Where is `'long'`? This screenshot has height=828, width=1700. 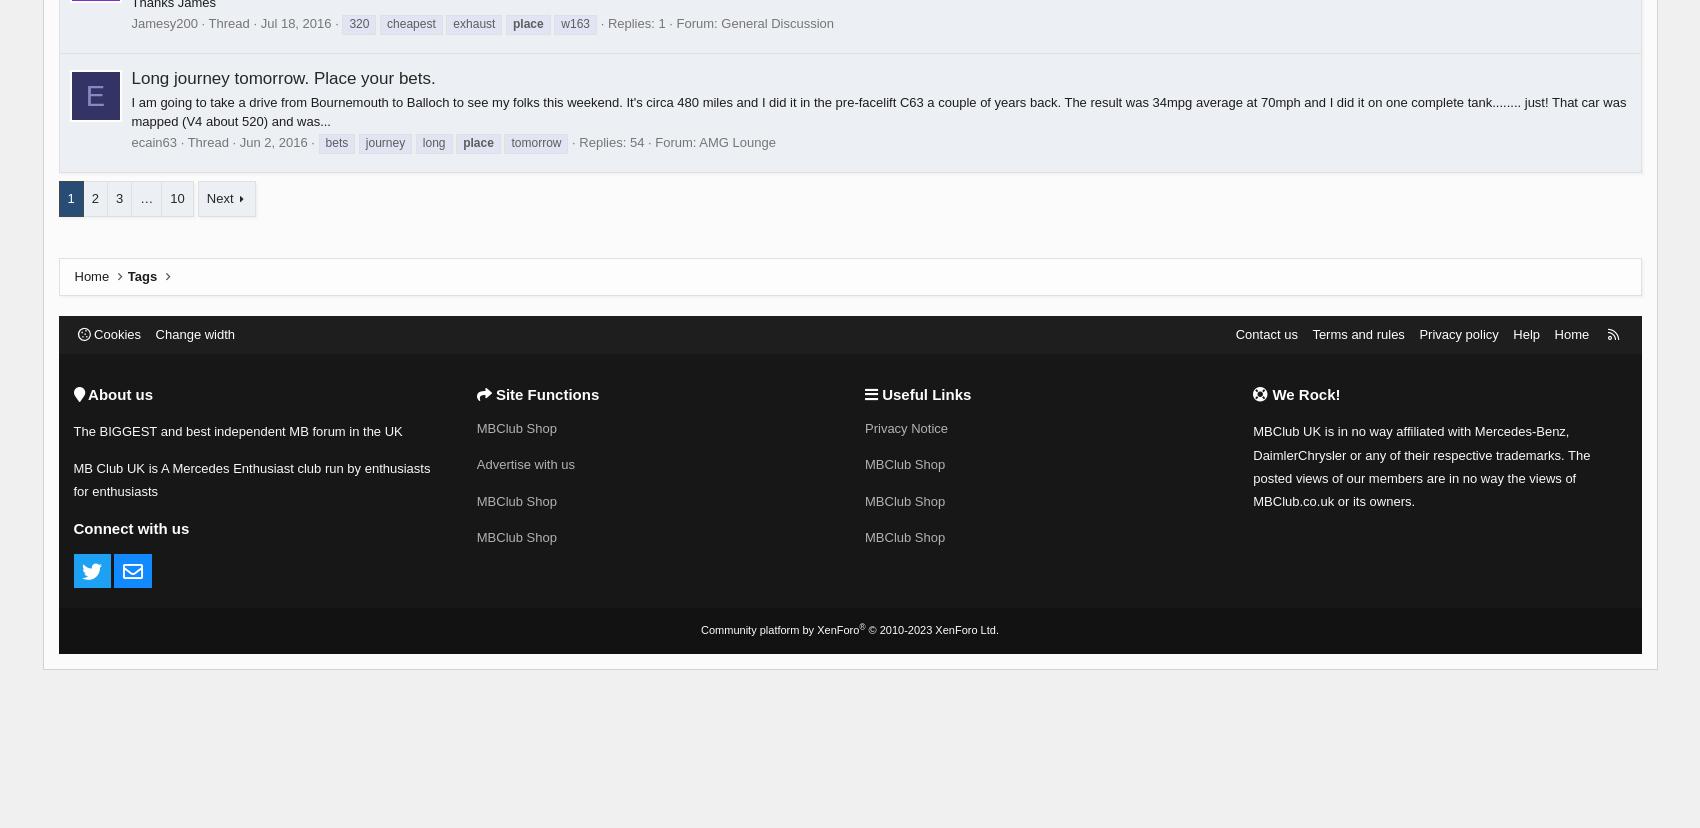 'long' is located at coordinates (433, 142).